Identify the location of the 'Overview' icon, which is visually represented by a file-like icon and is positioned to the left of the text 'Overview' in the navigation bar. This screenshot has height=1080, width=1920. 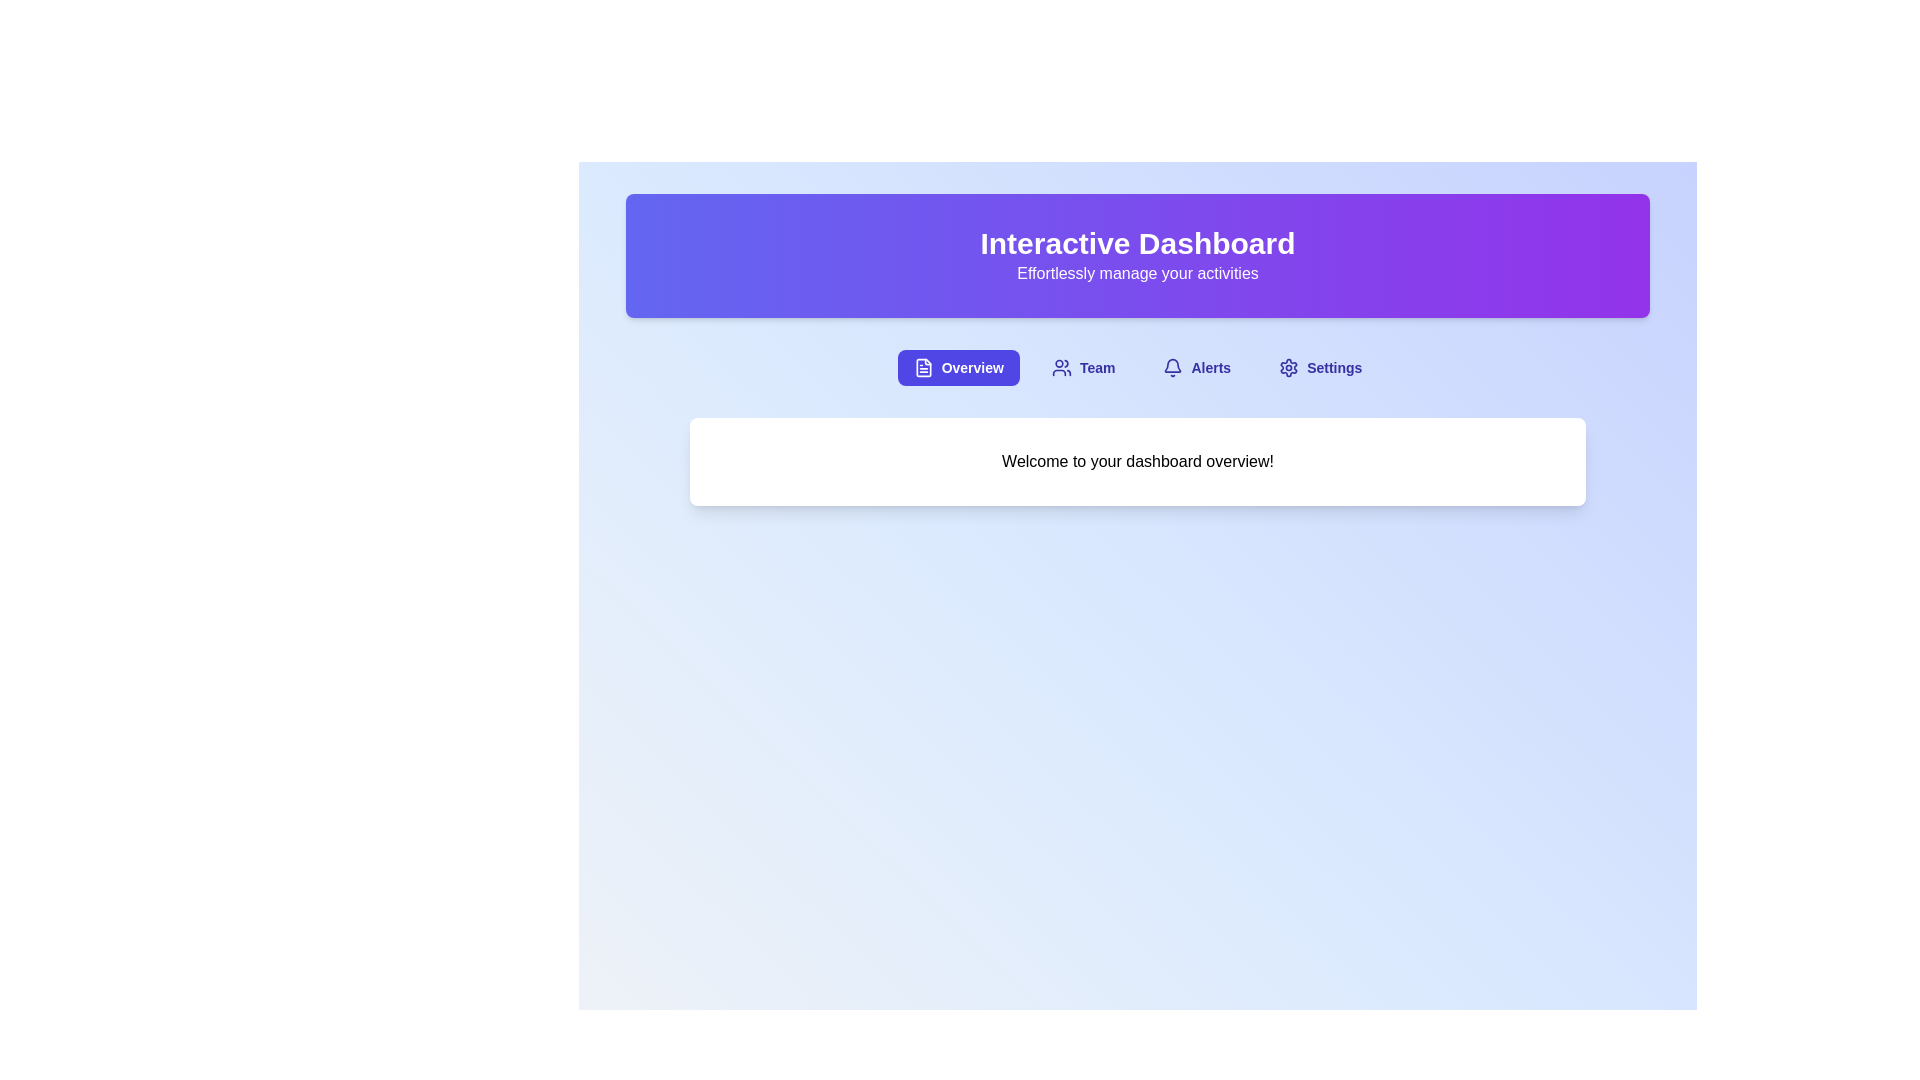
(922, 367).